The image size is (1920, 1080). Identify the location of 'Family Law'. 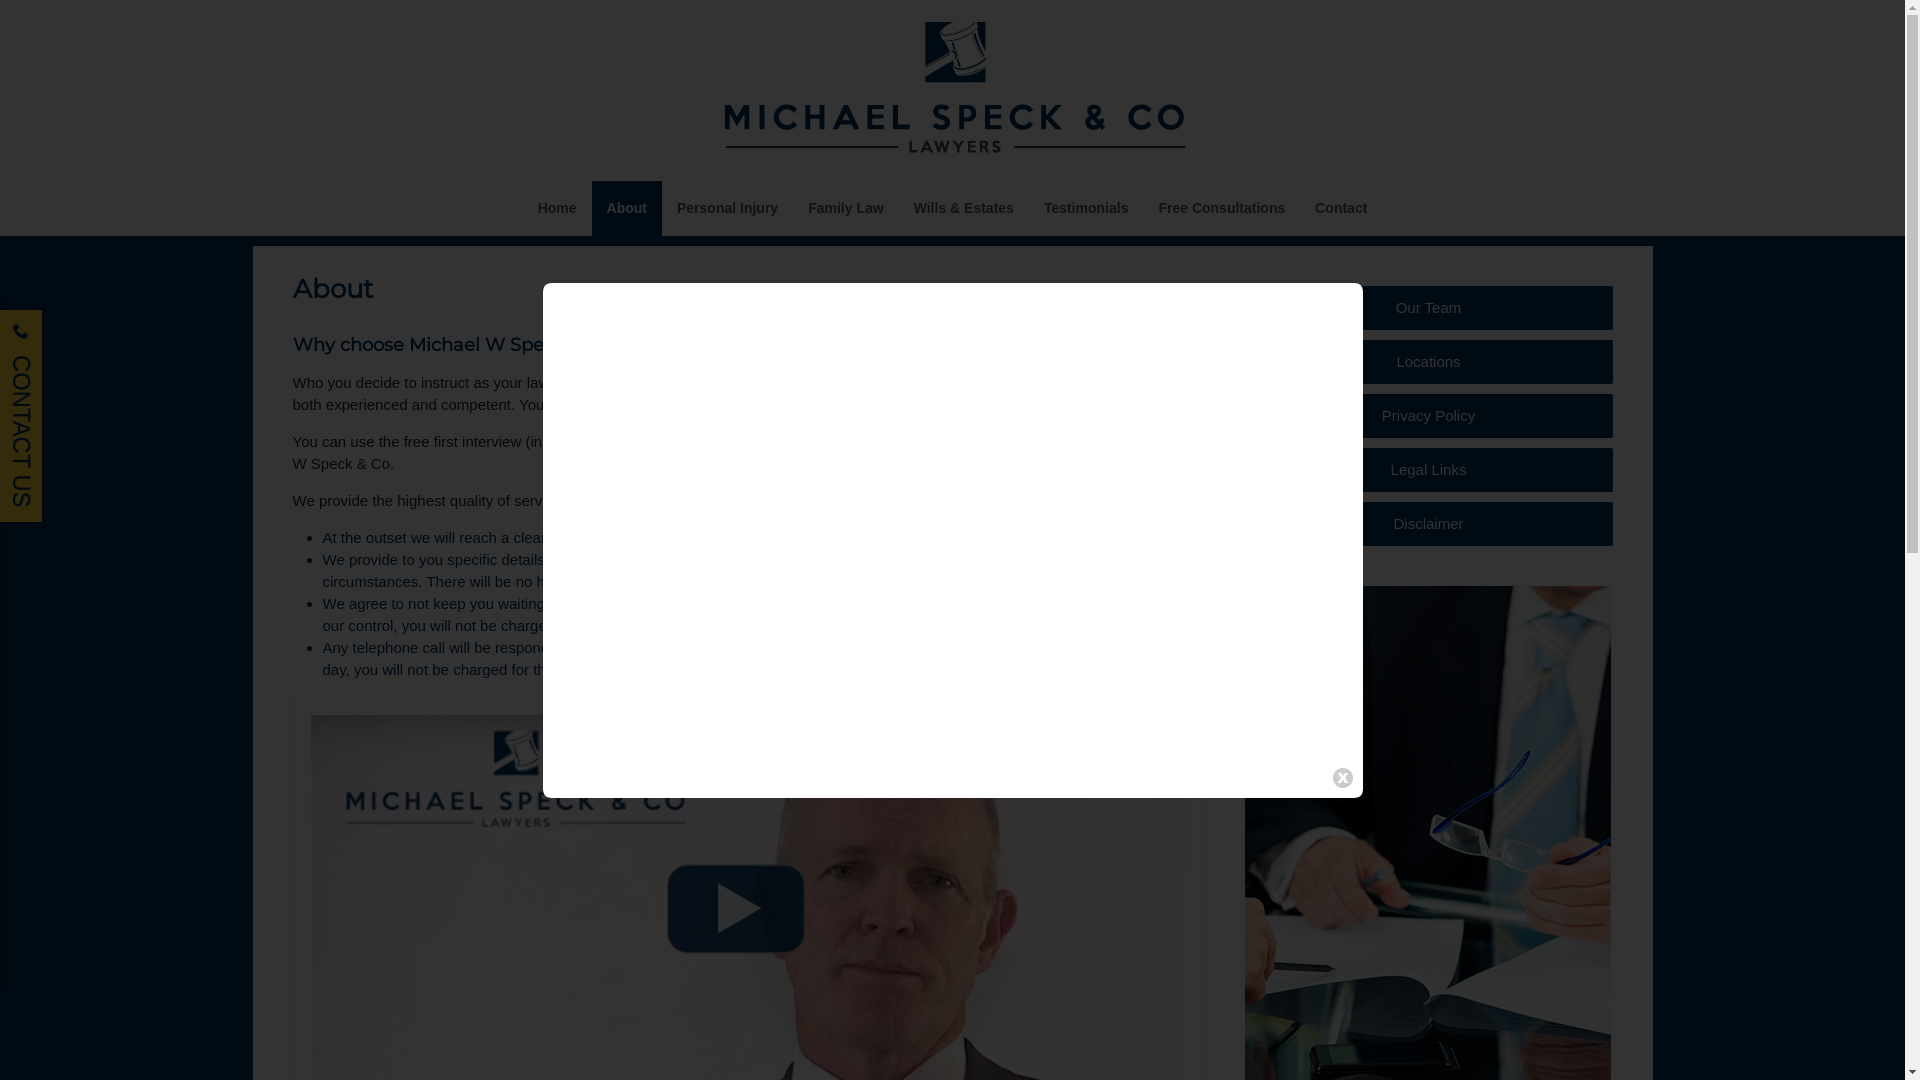
(791, 208).